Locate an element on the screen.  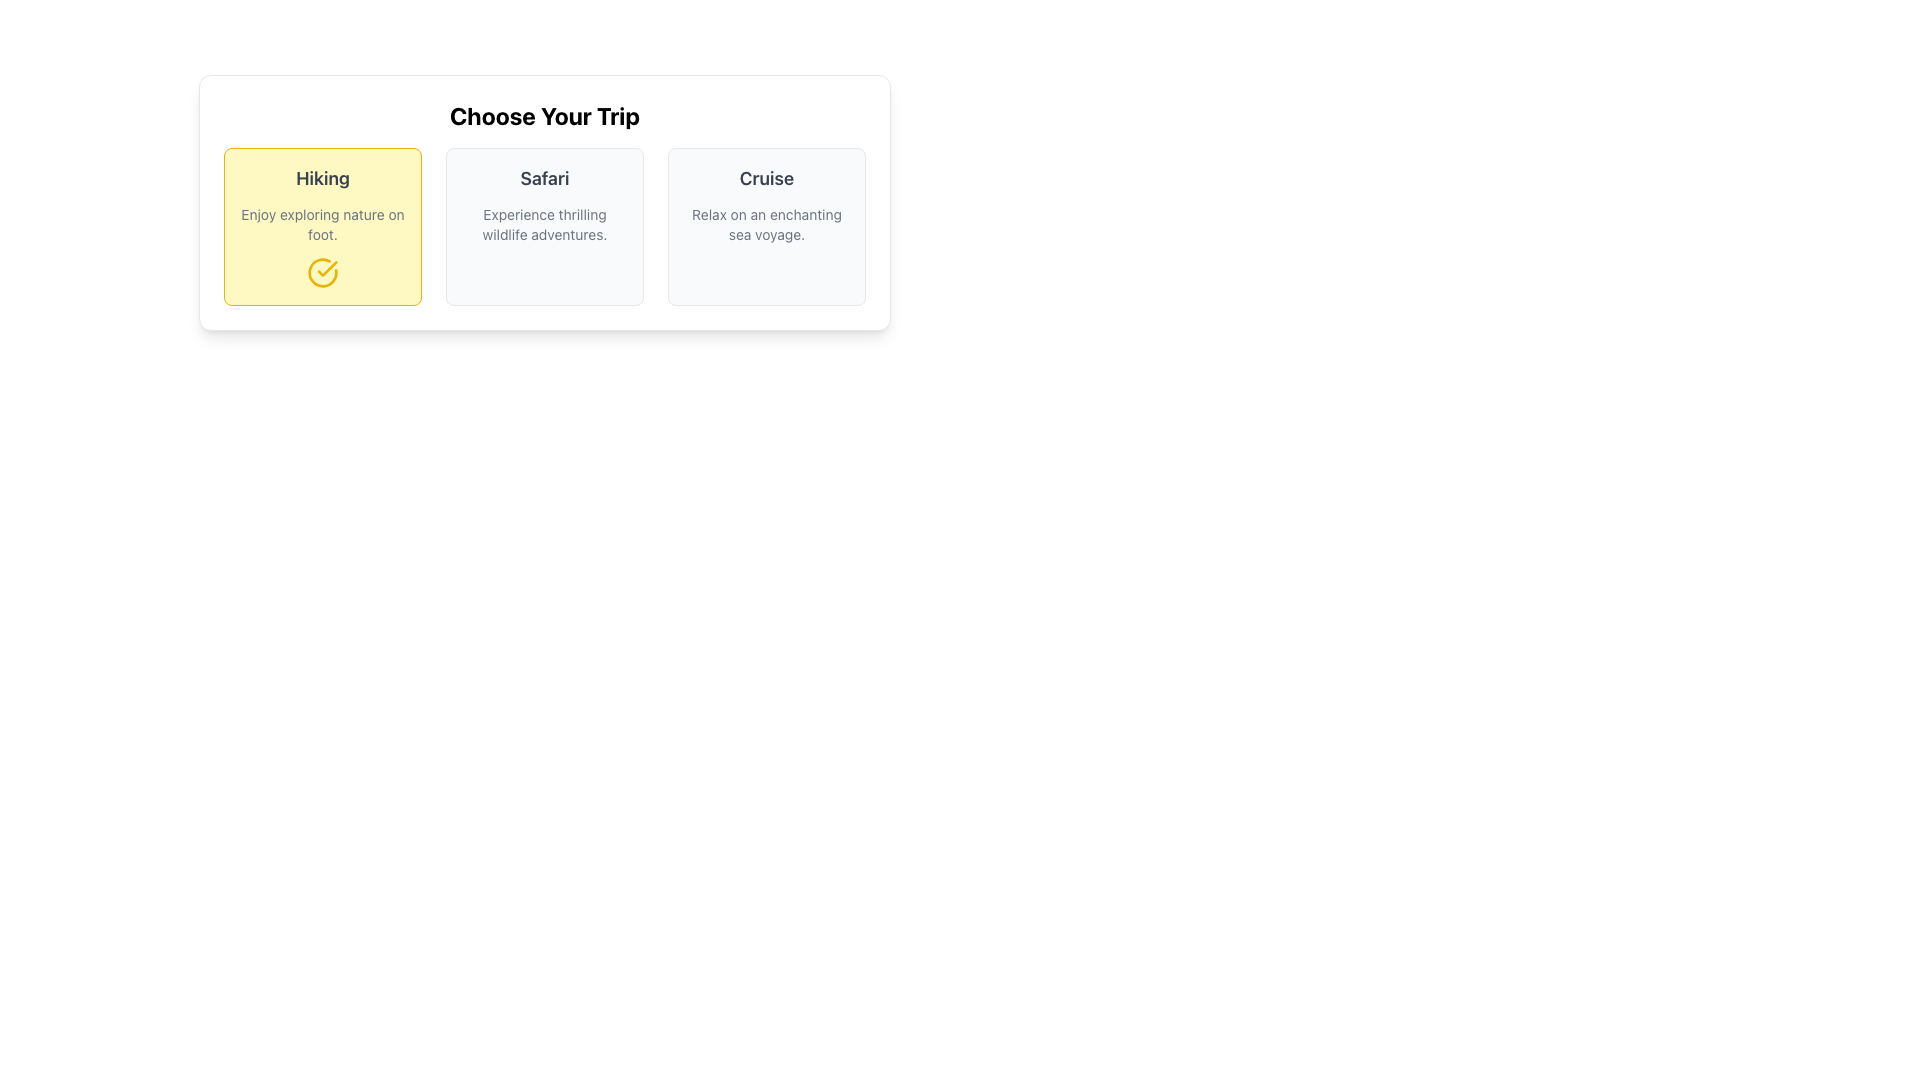
text label displaying 'Relax on an enchanting sea voyage.' located below the title 'Cruise' in the third option card for trip types is located at coordinates (766, 224).